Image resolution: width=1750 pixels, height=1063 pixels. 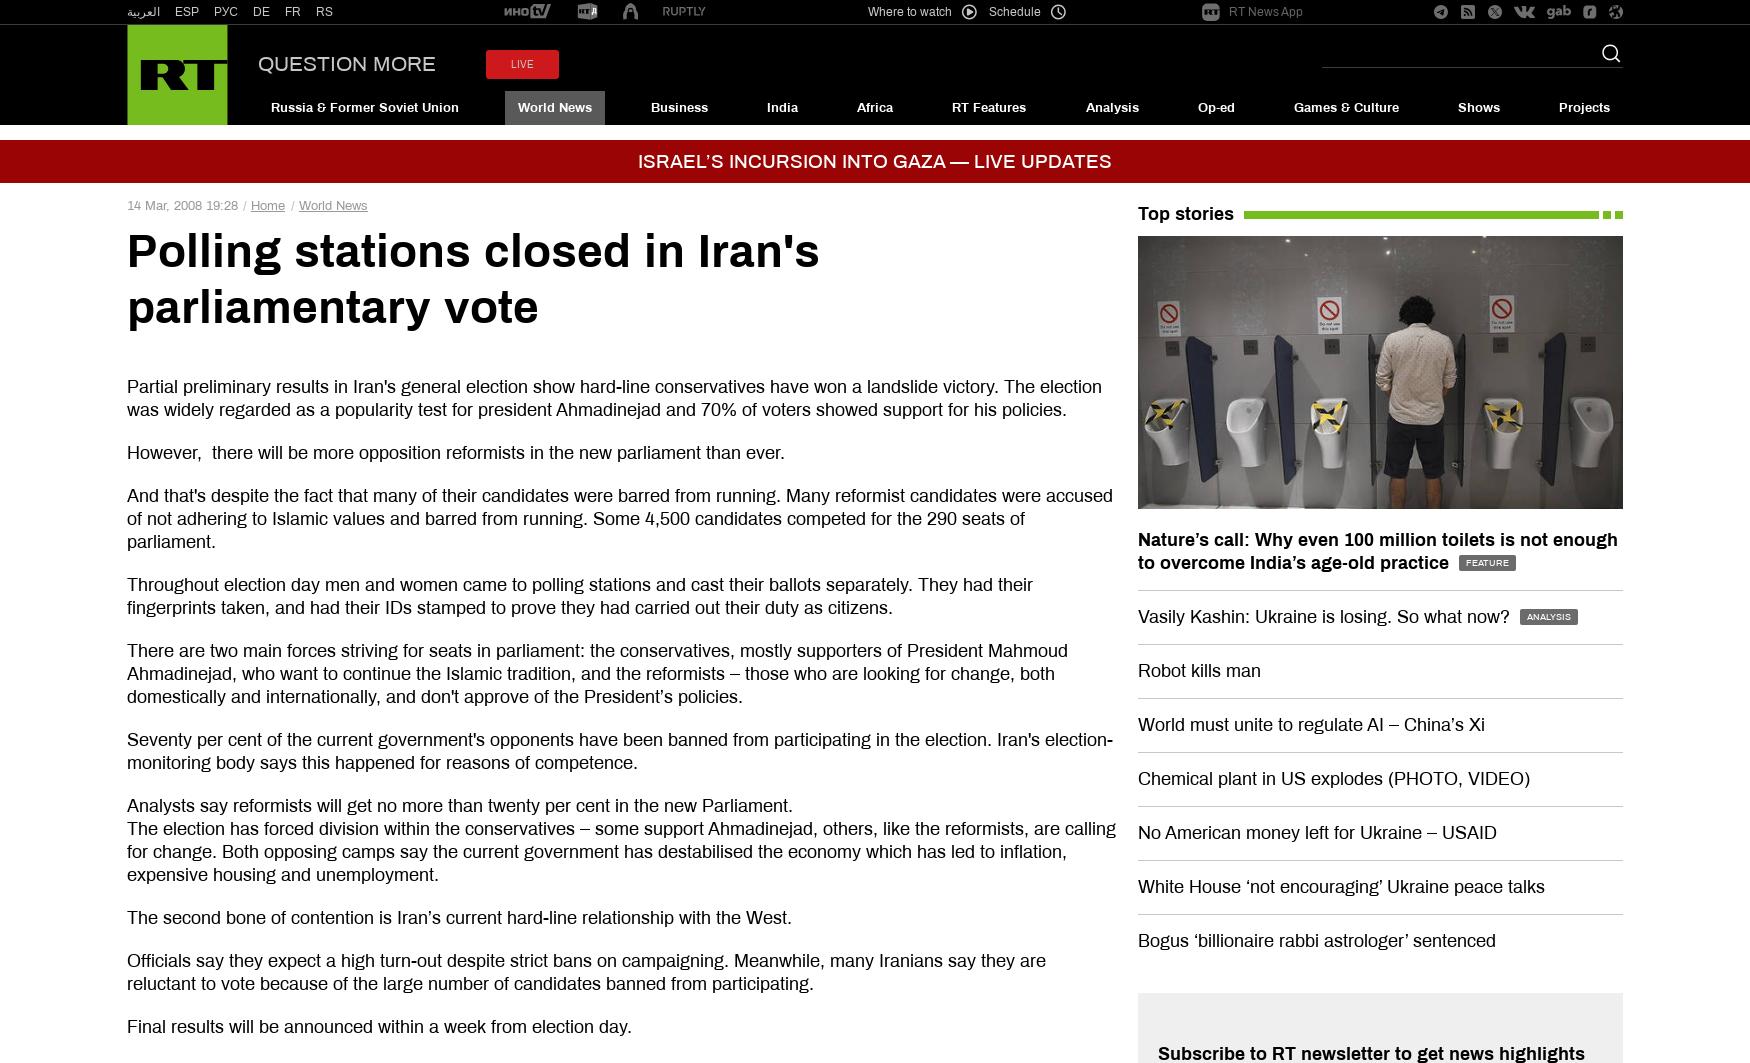 I want to click on 'White House ‘not encouraging’ Ukraine peace talks', so click(x=1340, y=885).